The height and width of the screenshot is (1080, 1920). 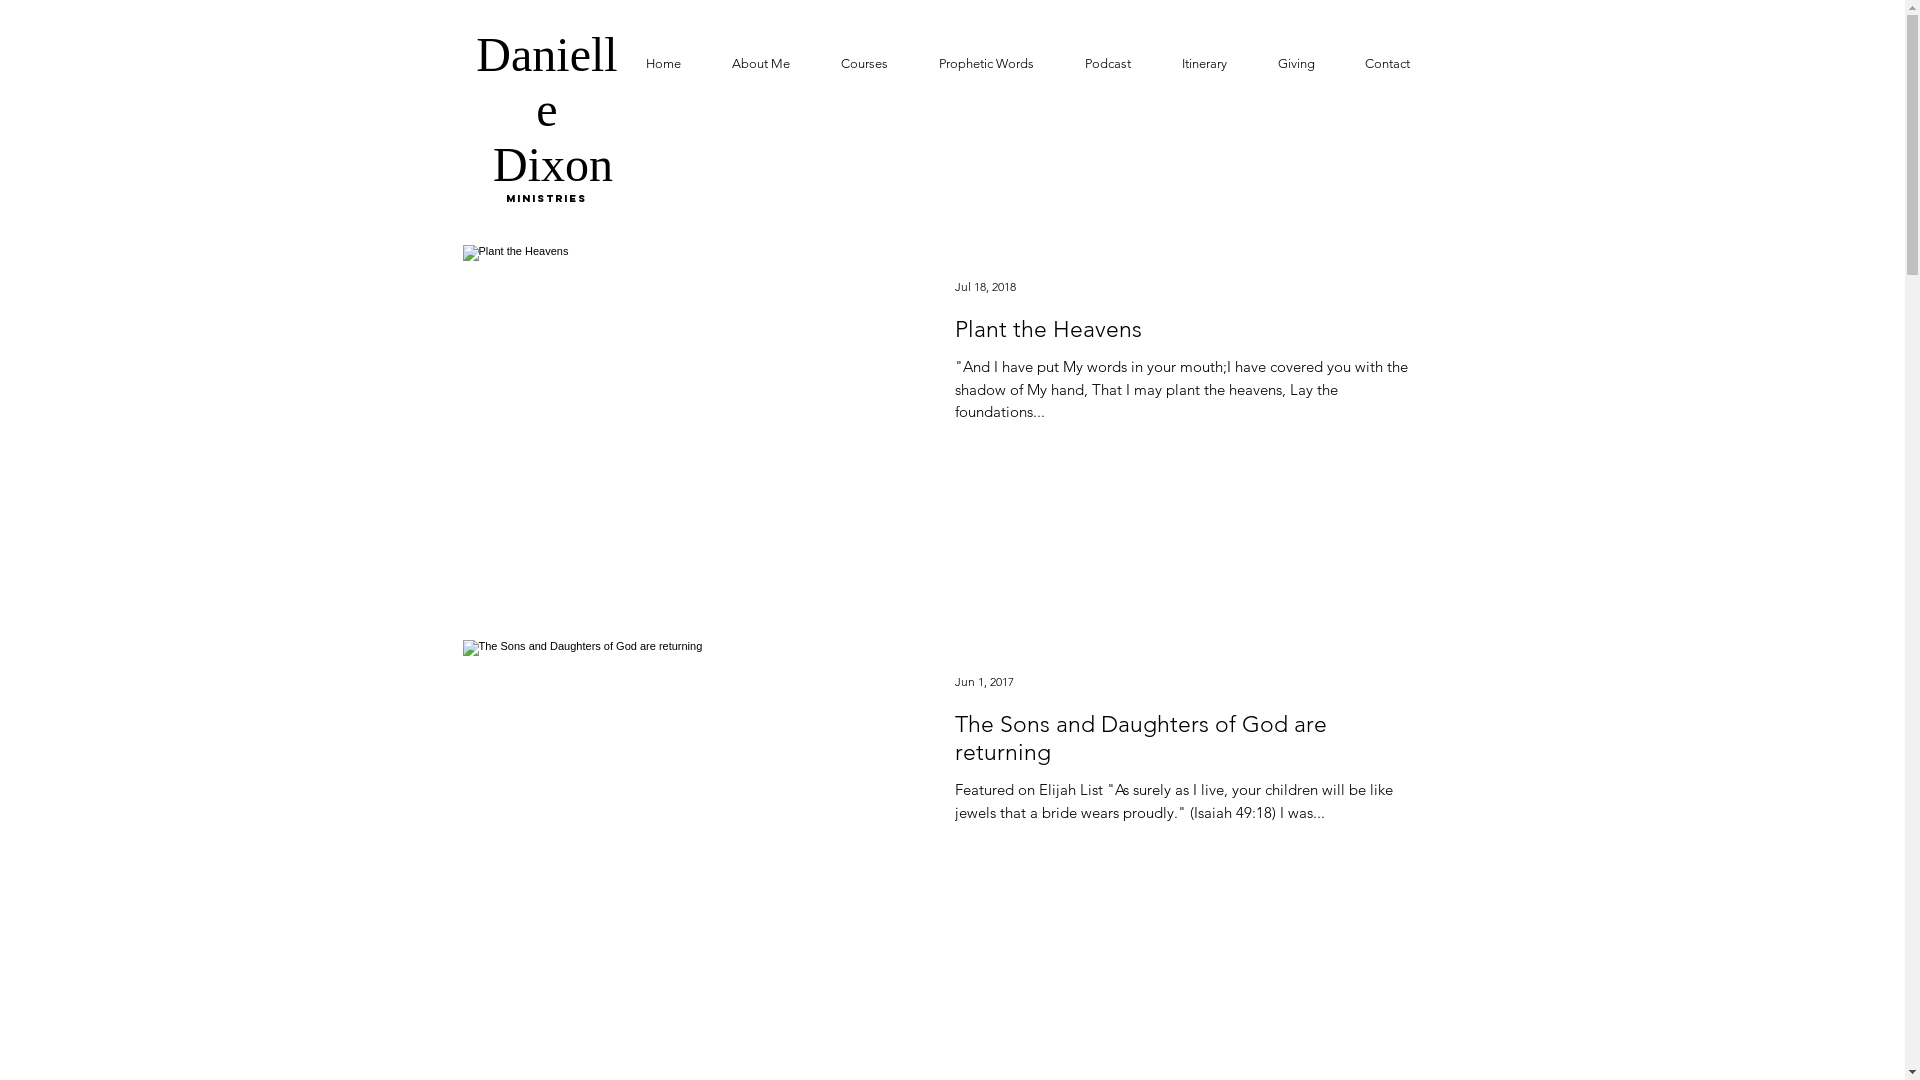 What do you see at coordinates (1251, 63) in the screenshot?
I see `'Giving'` at bounding box center [1251, 63].